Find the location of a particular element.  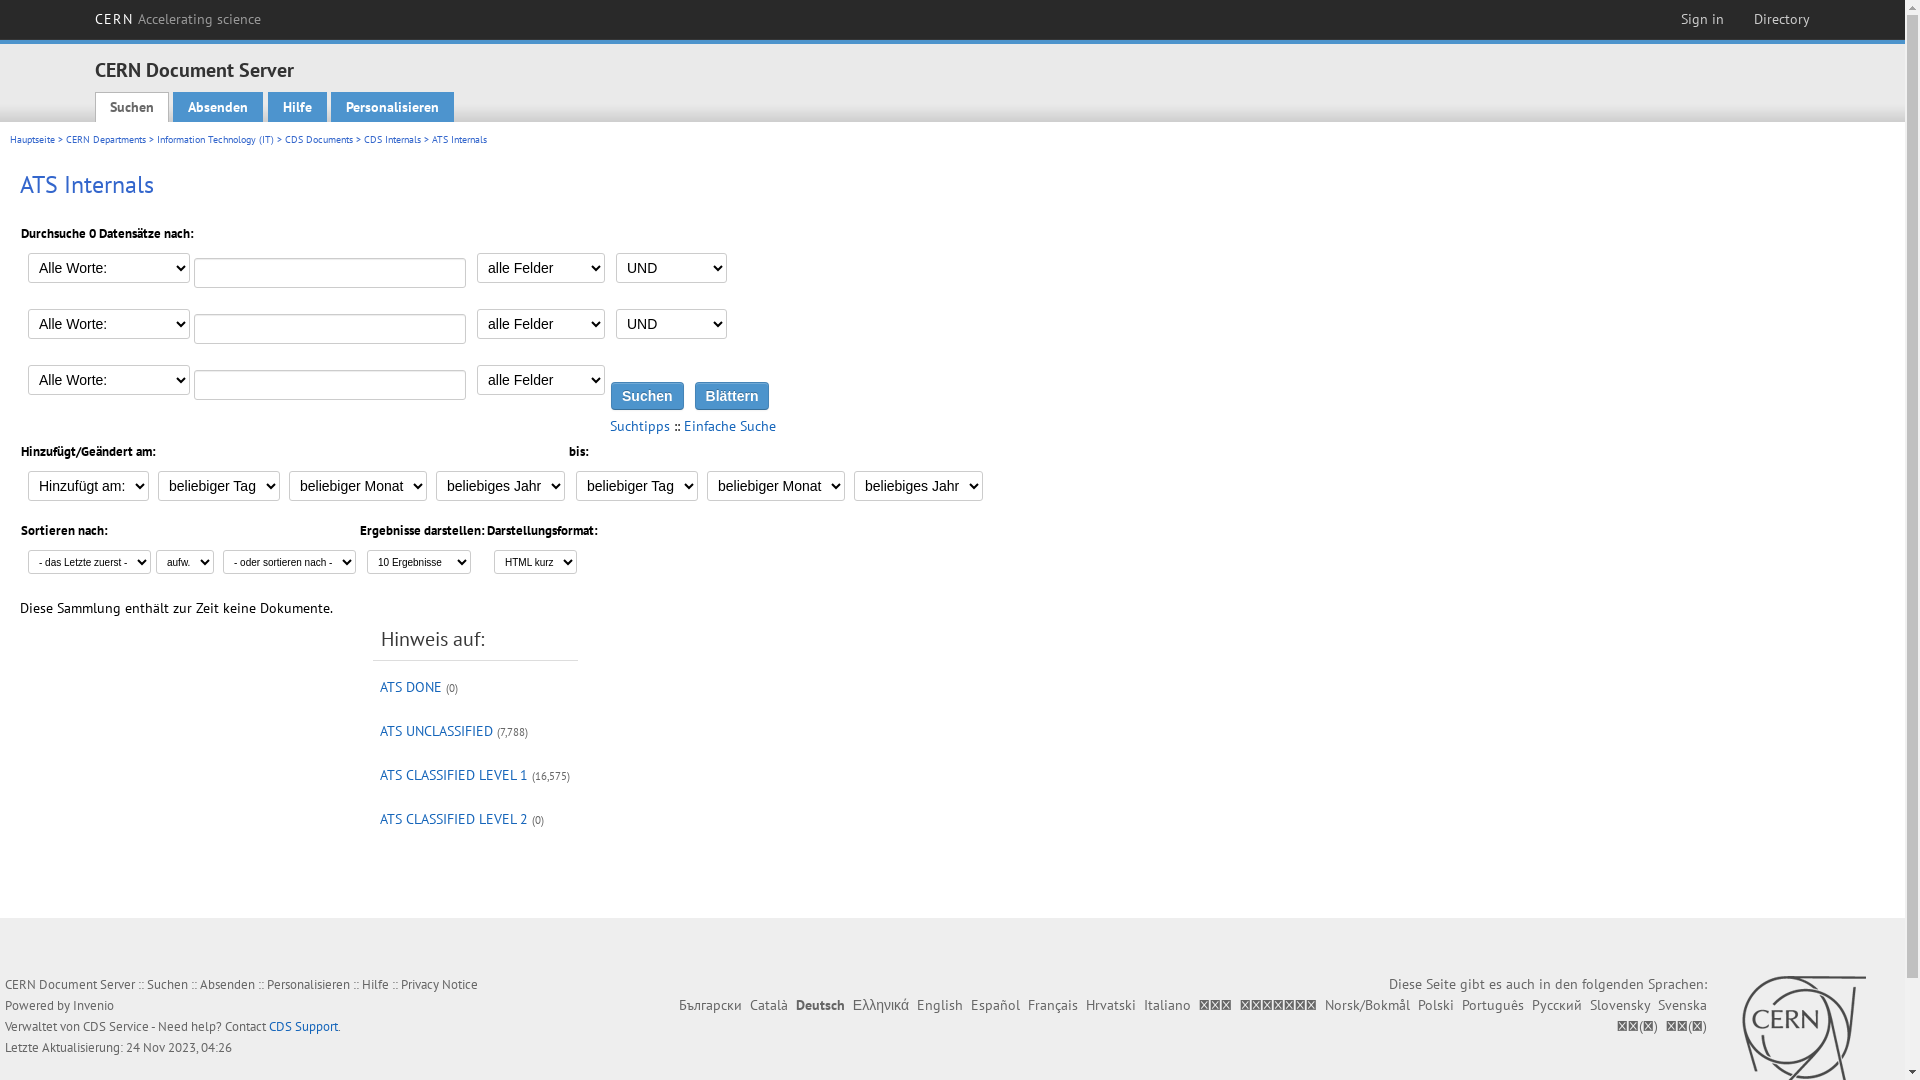

'CDS Internals' is located at coordinates (392, 138).